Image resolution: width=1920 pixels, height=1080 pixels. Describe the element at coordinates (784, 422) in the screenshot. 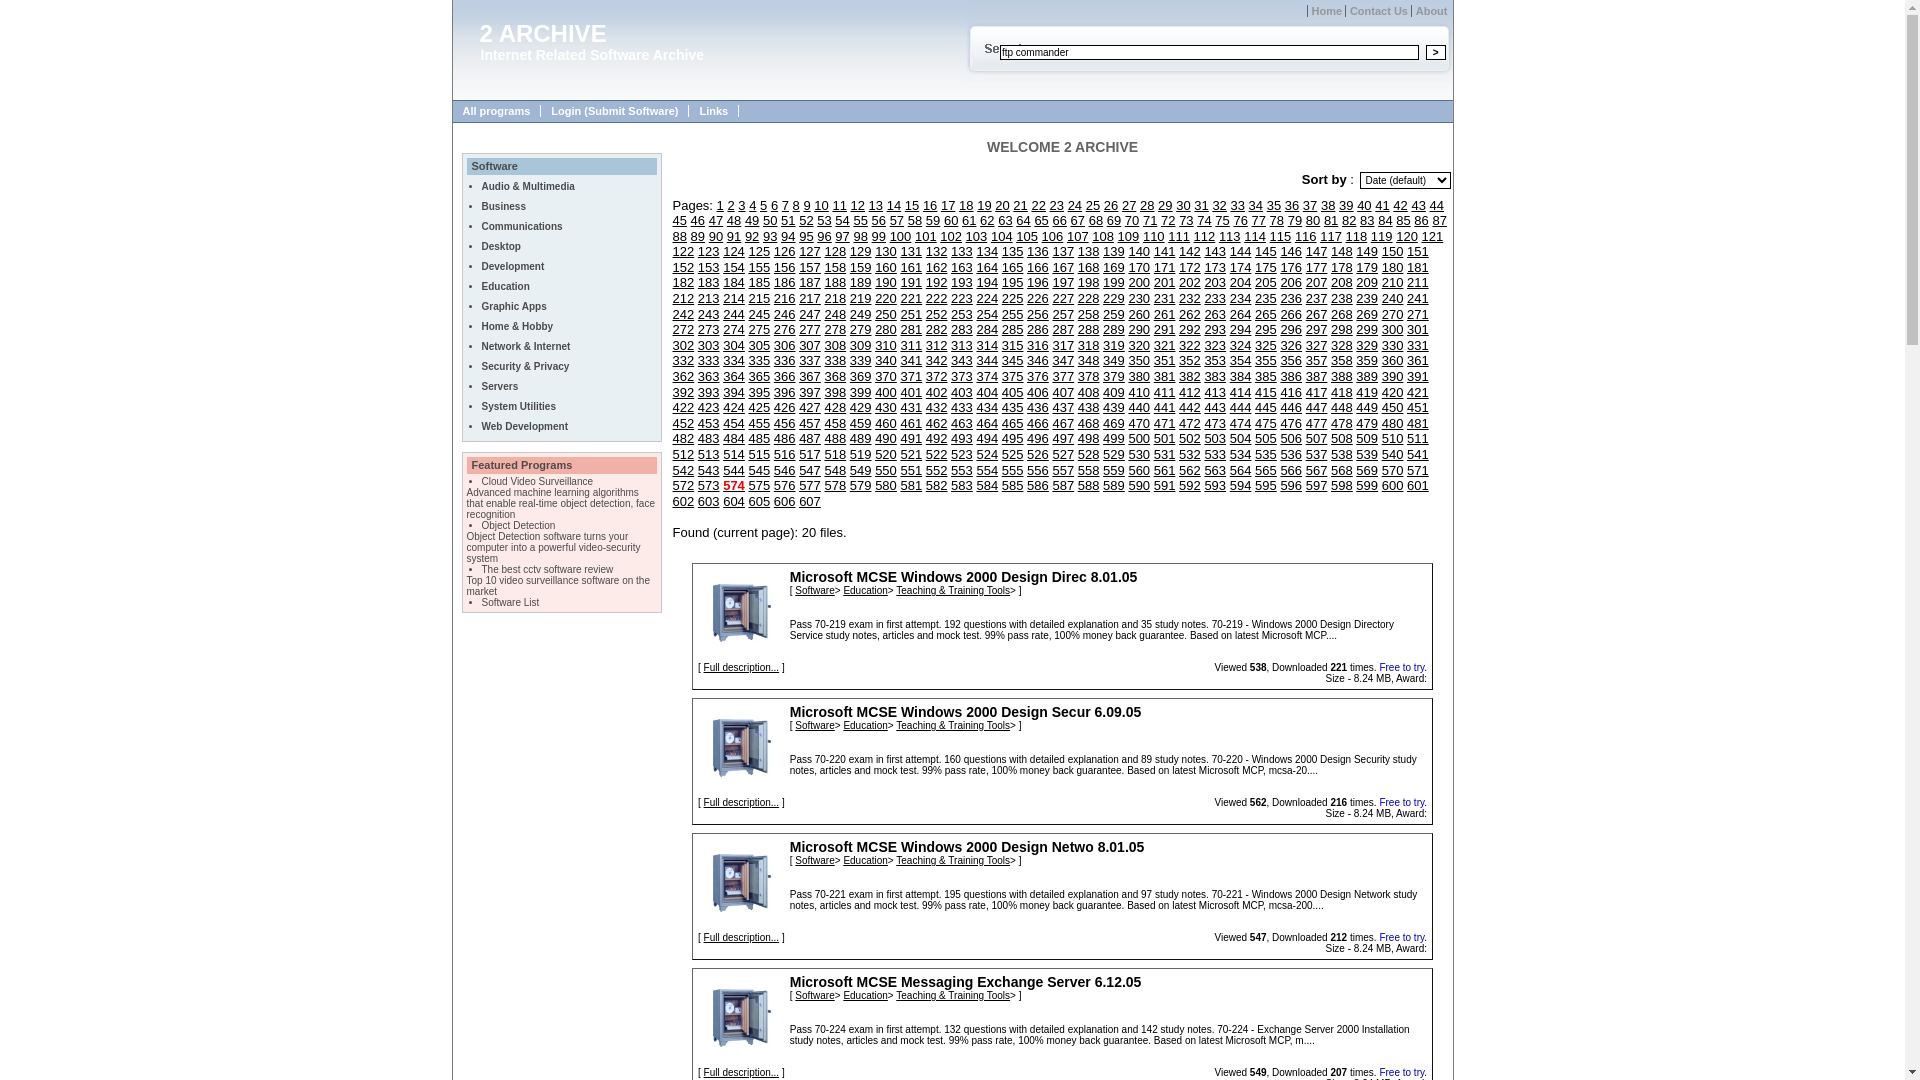

I see `'456'` at that location.